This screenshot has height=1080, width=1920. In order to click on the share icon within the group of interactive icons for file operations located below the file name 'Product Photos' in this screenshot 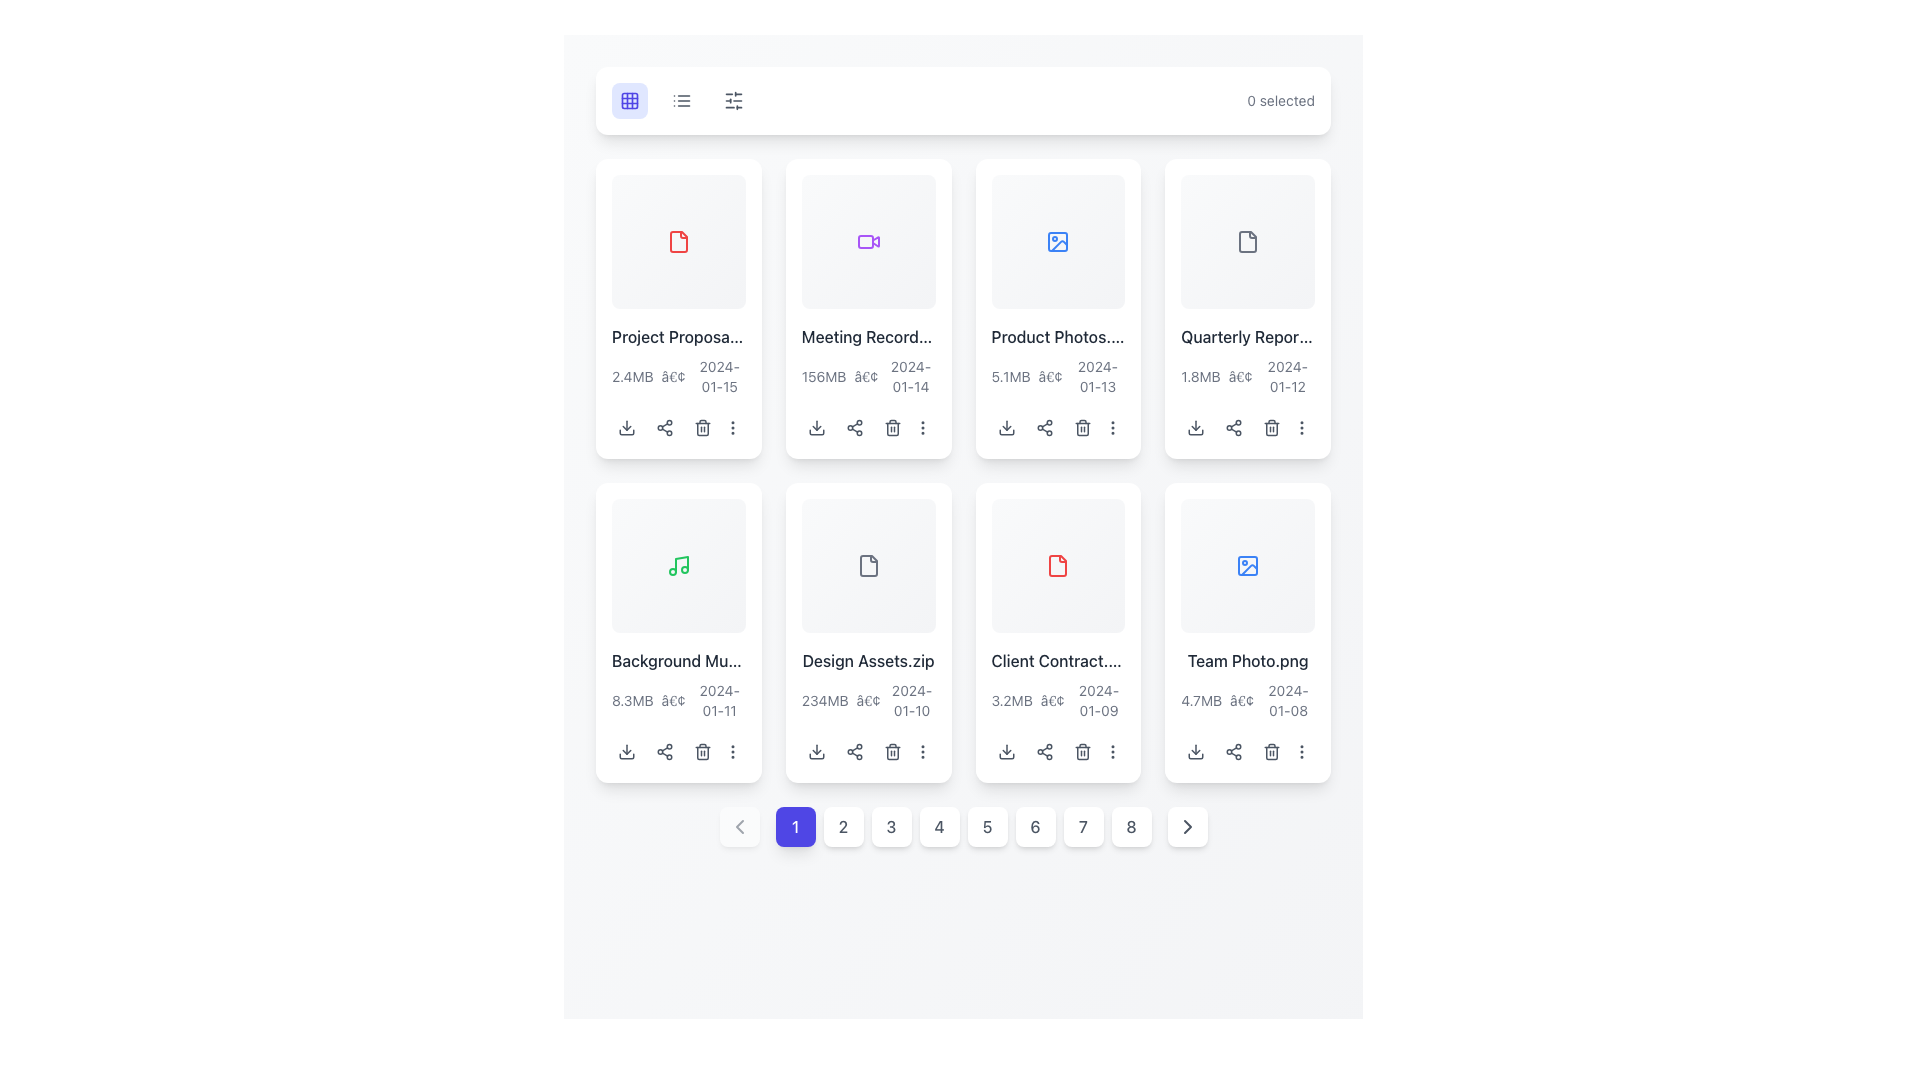, I will do `click(1043, 426)`.